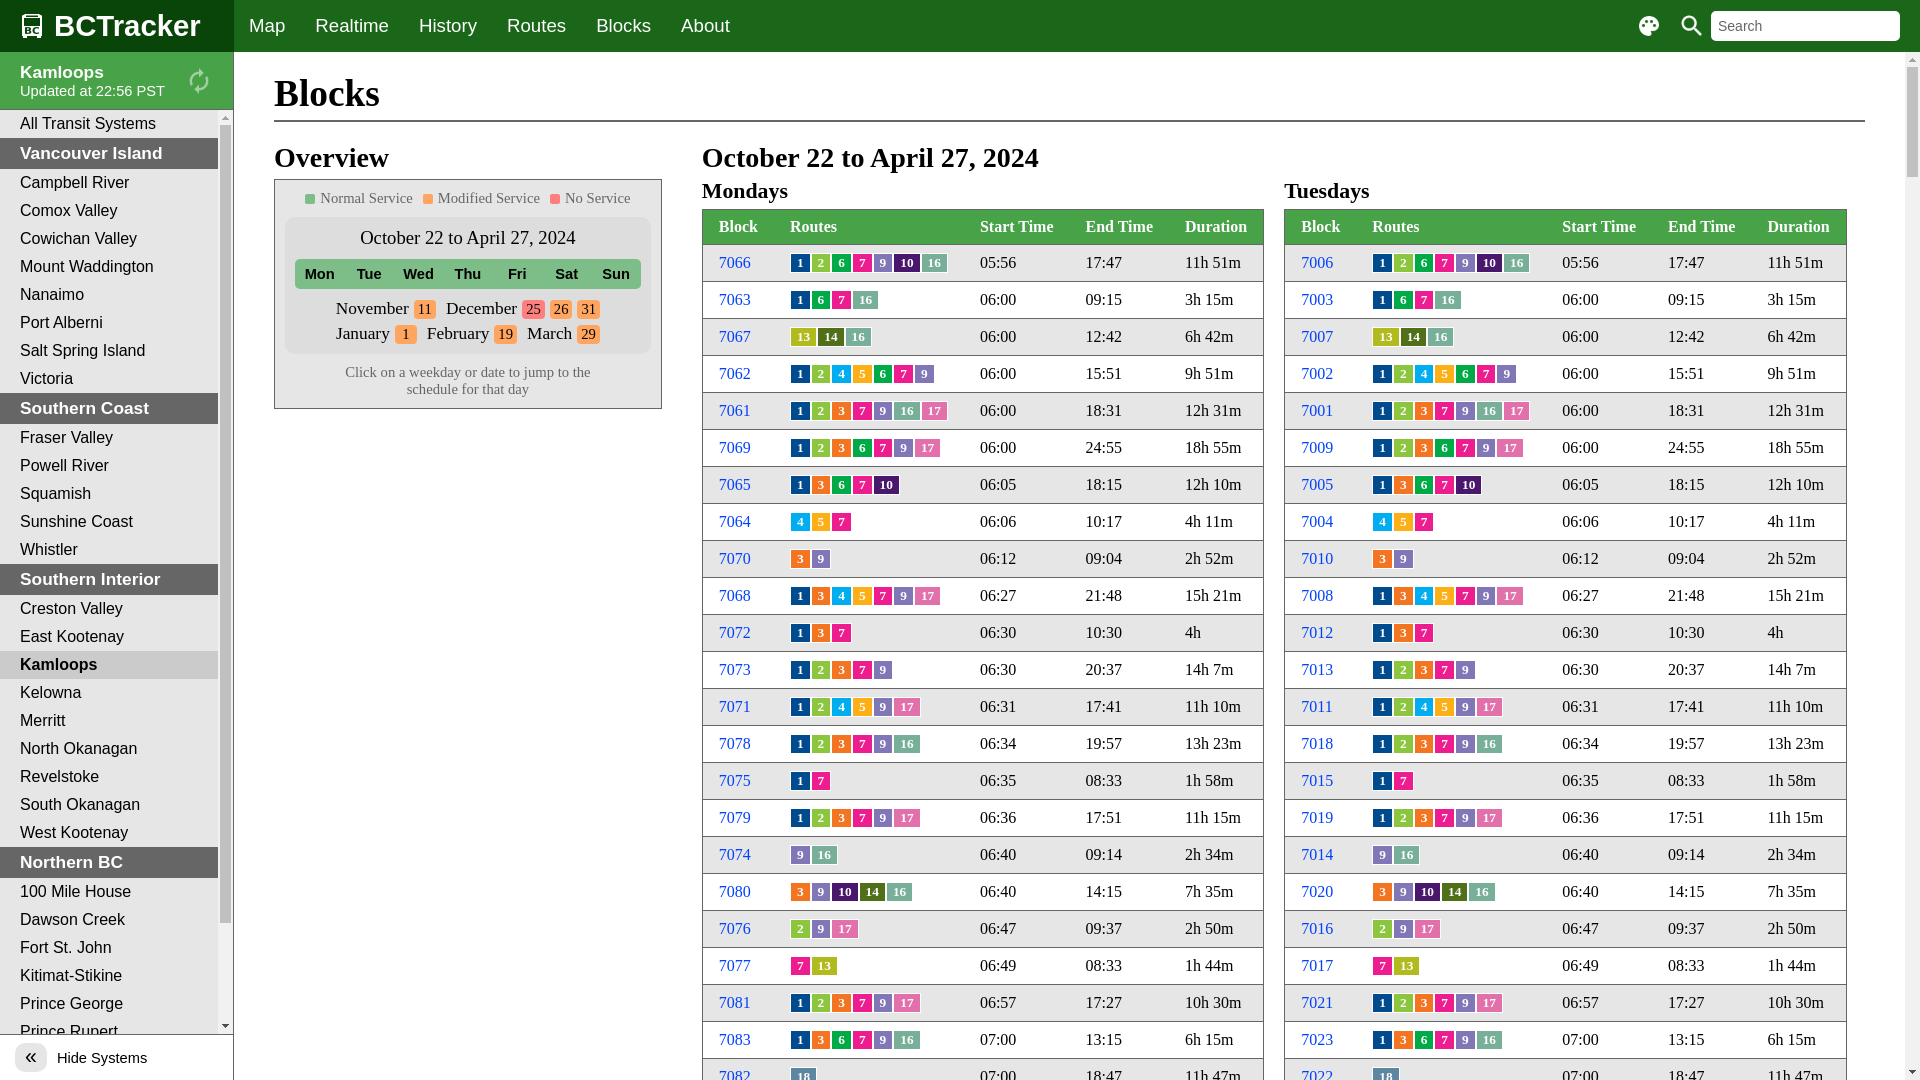  I want to click on '3', so click(1413, 670).